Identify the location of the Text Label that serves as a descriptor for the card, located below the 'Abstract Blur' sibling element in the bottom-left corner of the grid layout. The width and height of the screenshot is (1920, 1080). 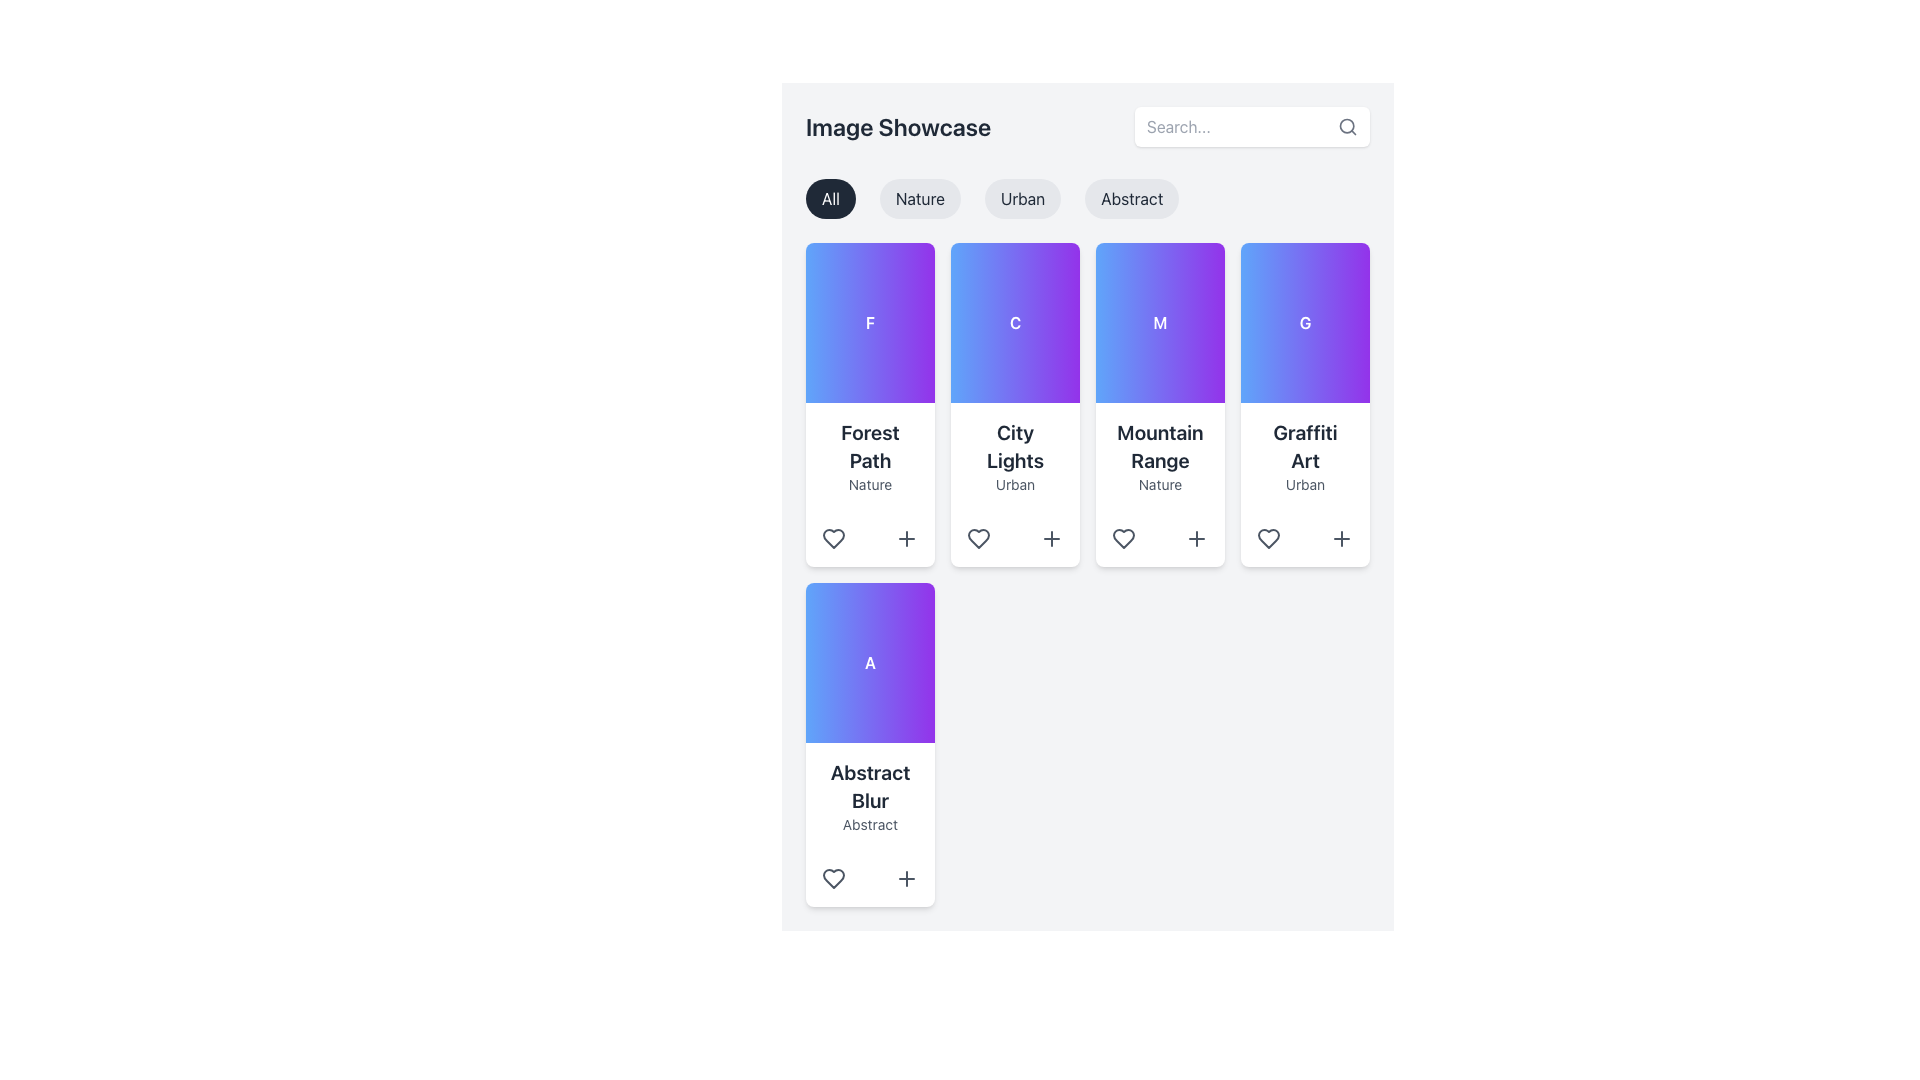
(870, 825).